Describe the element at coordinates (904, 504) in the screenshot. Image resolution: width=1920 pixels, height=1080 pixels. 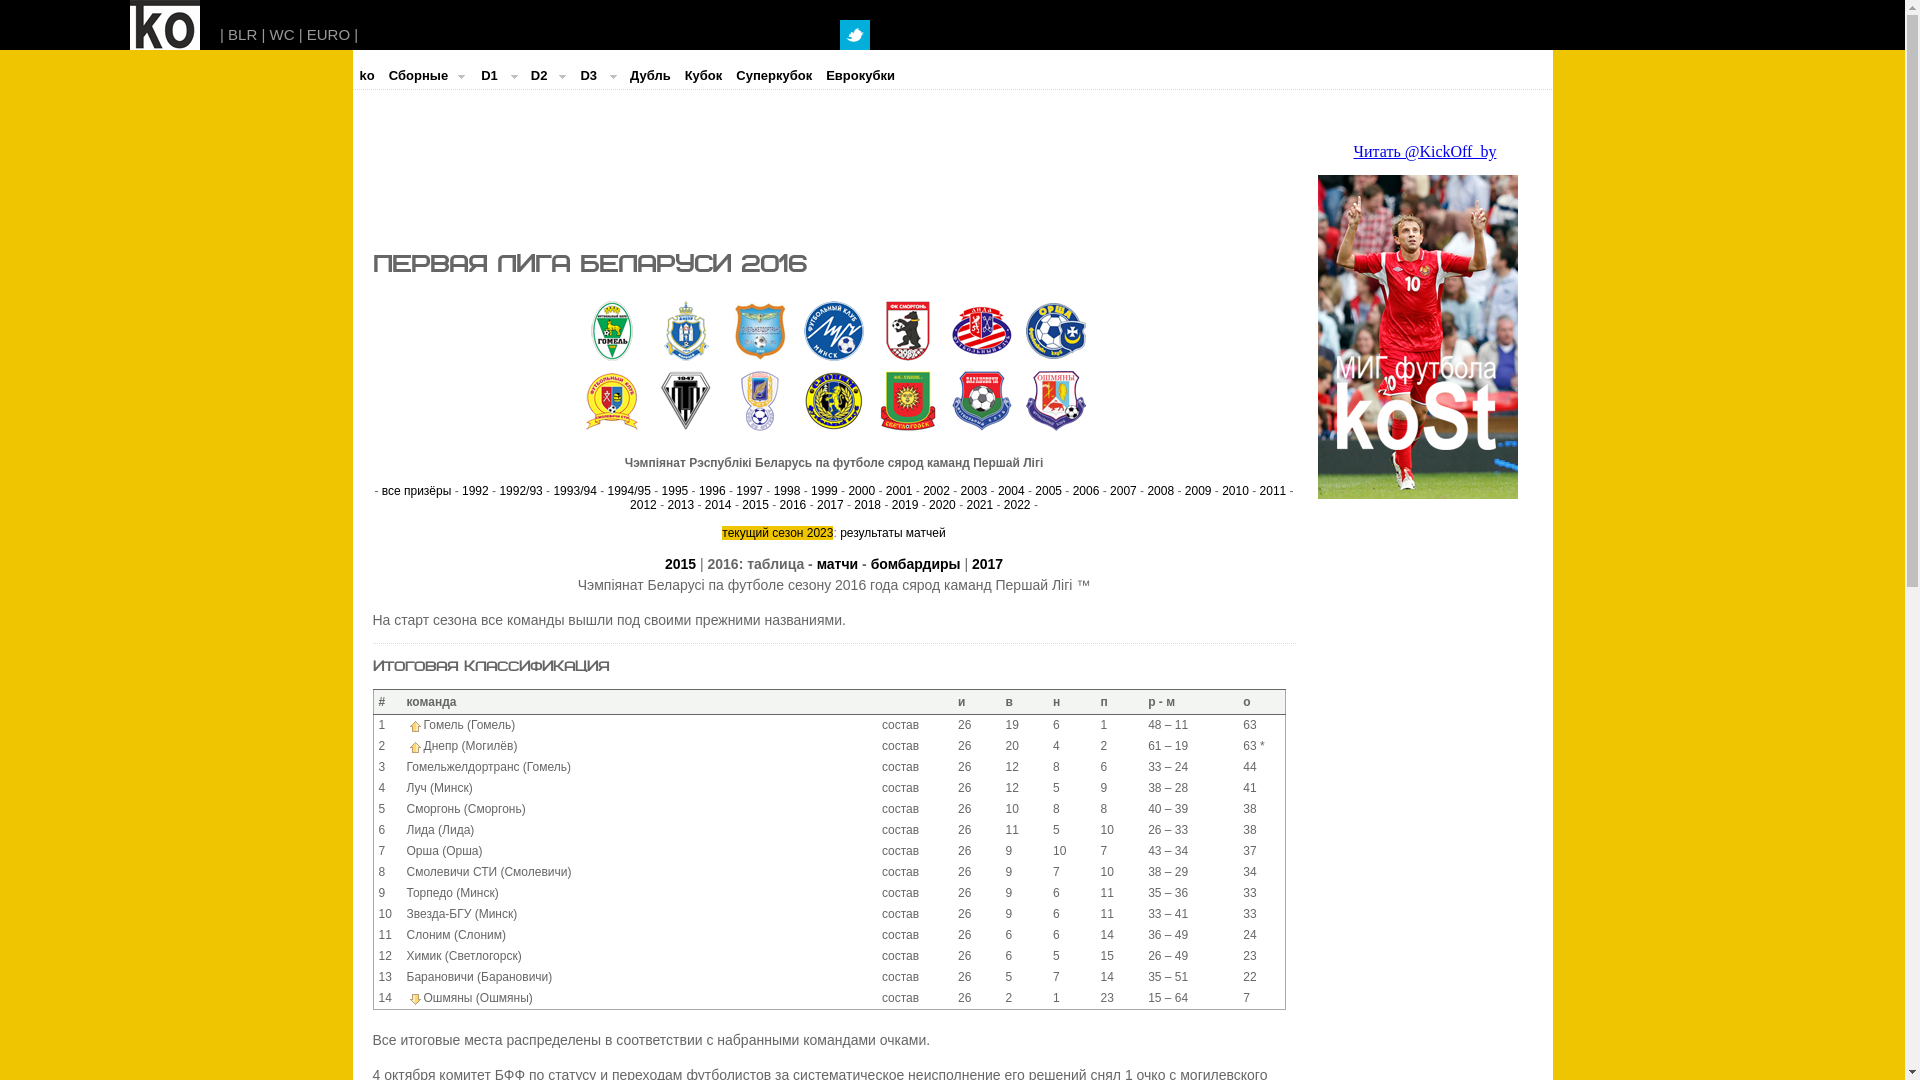
I see `'2019'` at that location.